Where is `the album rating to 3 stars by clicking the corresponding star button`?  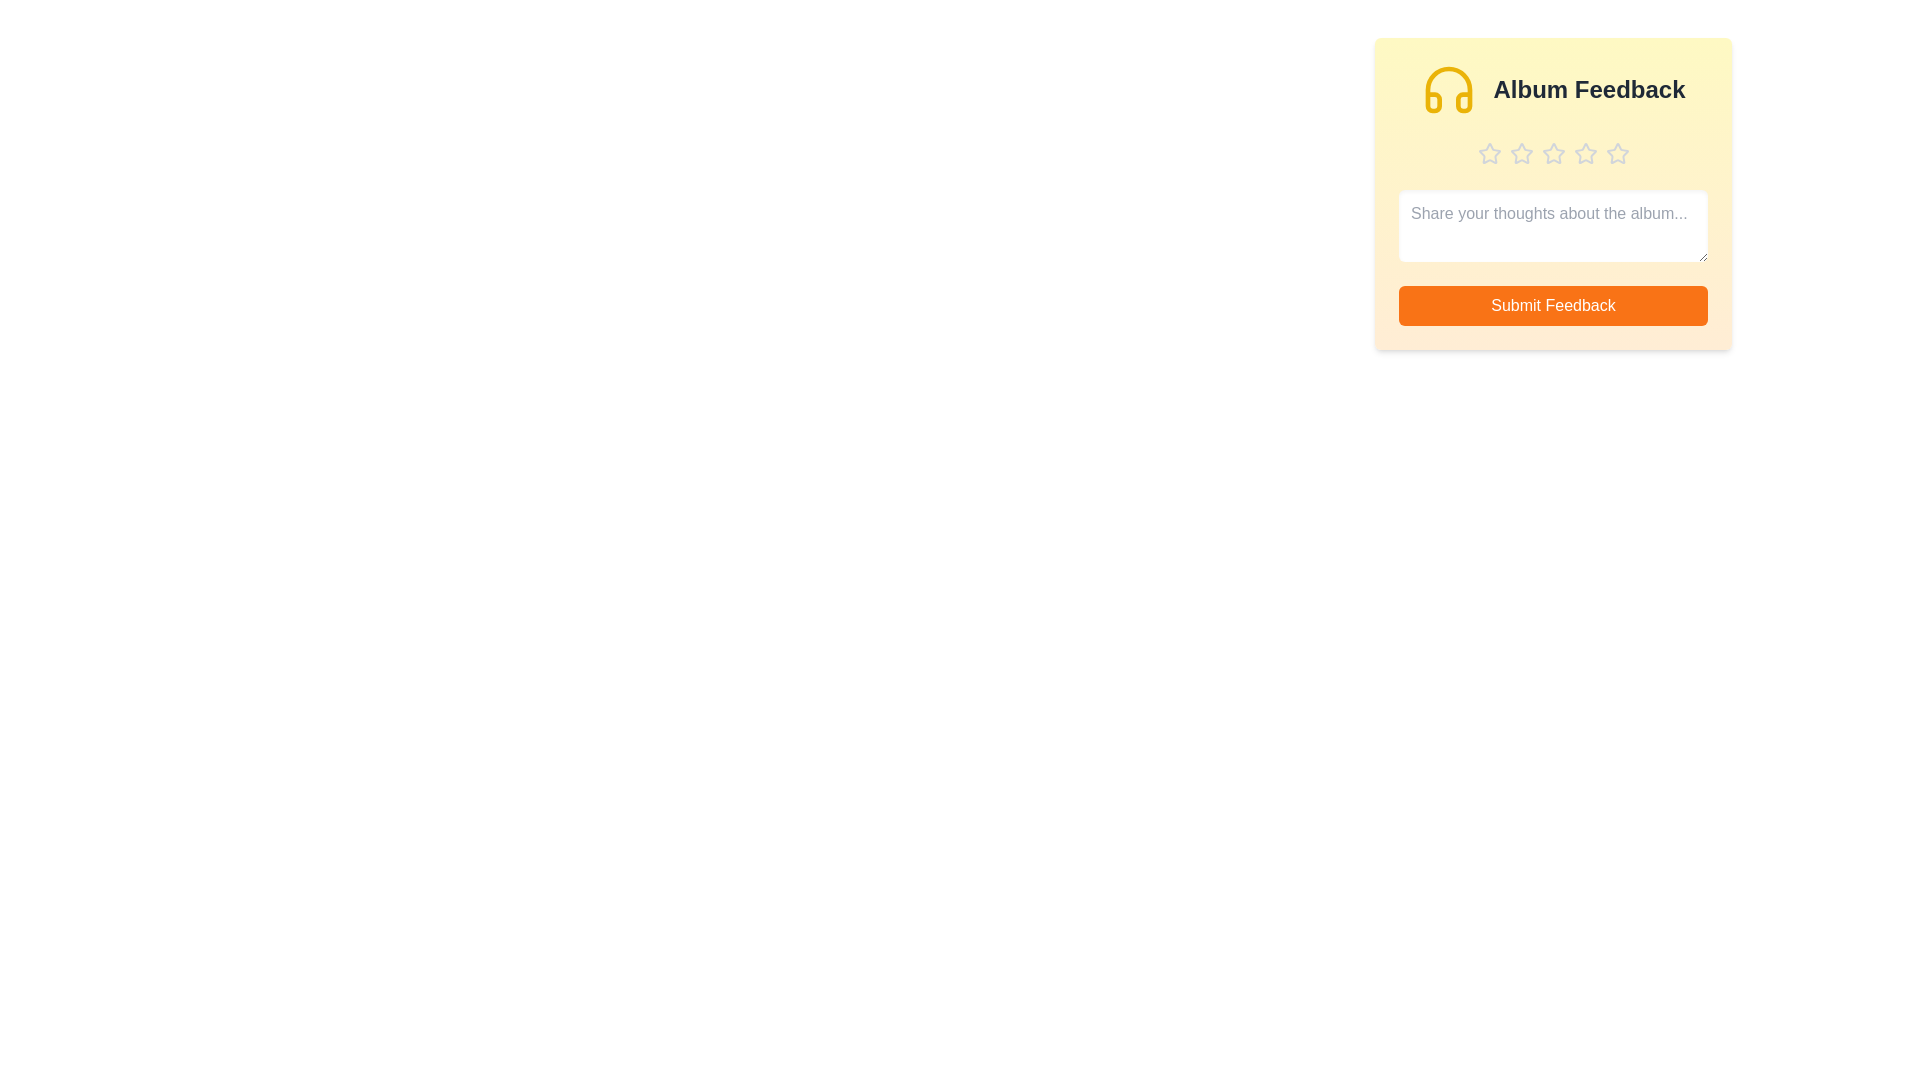 the album rating to 3 stars by clicking the corresponding star button is located at coordinates (1552, 153).